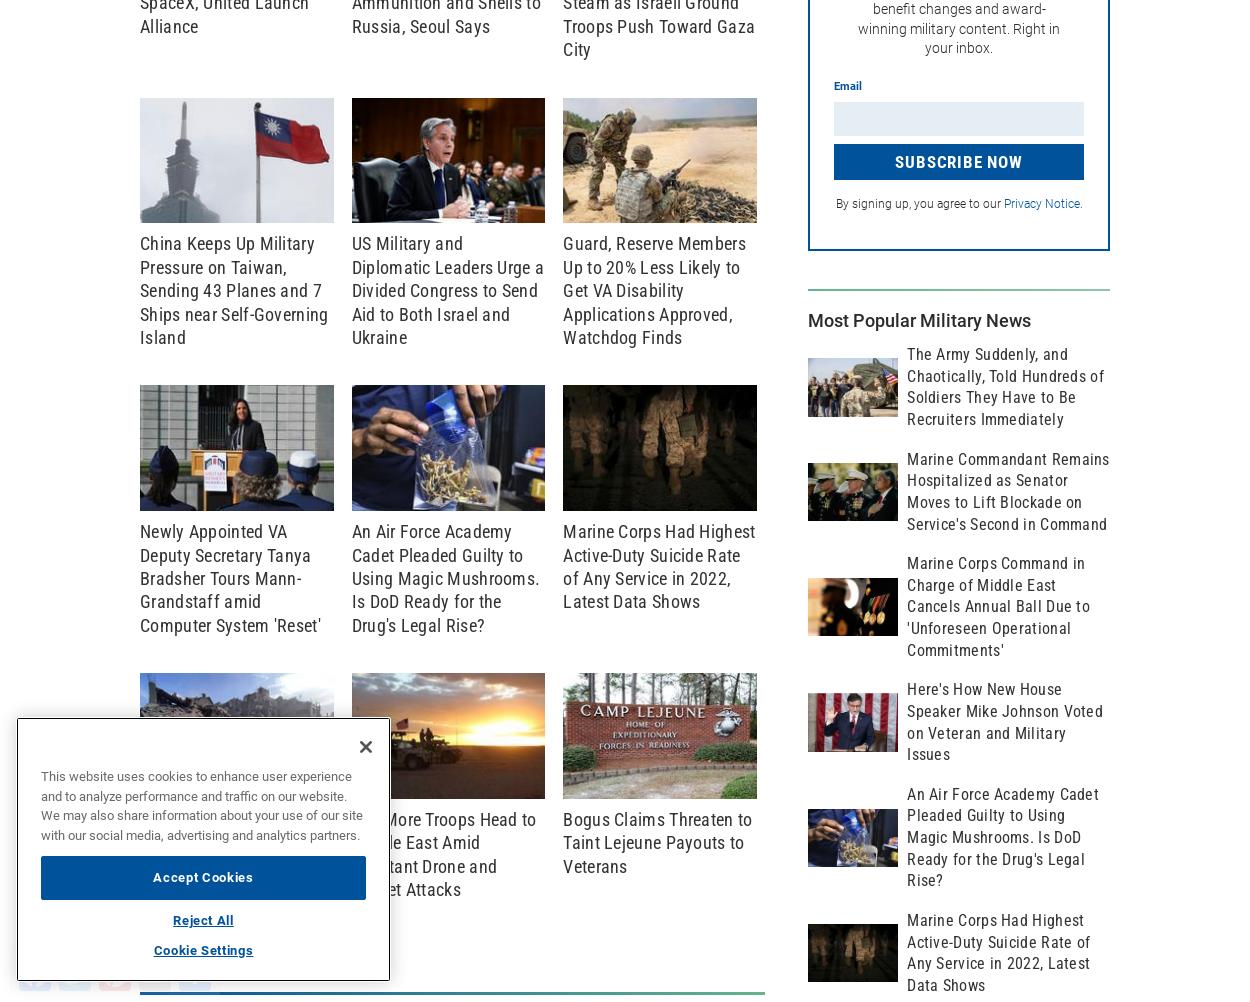 The height and width of the screenshot is (1002, 1250). I want to click on '300 More Troops Head to Middle East Amid Constant Drone and Rocket Attacks', so click(442, 854).